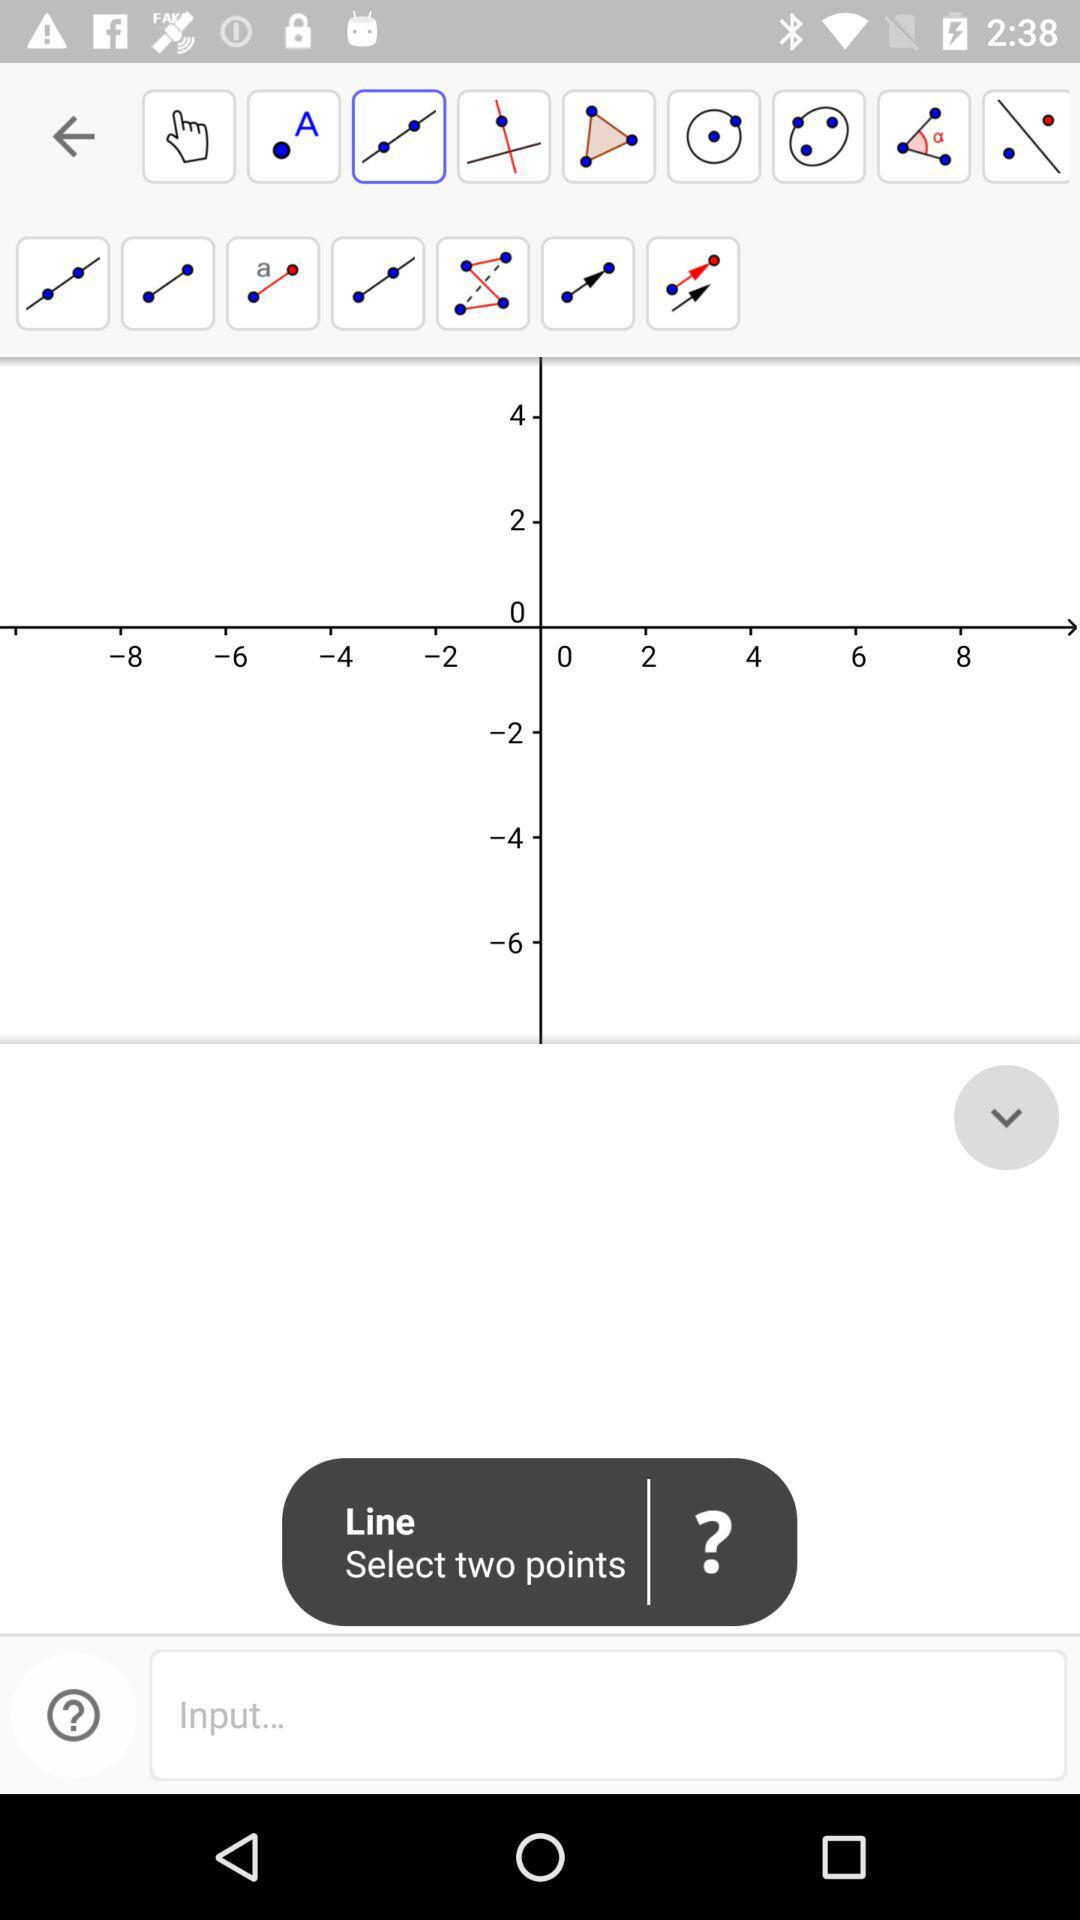  Describe the element at coordinates (1006, 1116) in the screenshot. I see `the expand_more icon` at that location.